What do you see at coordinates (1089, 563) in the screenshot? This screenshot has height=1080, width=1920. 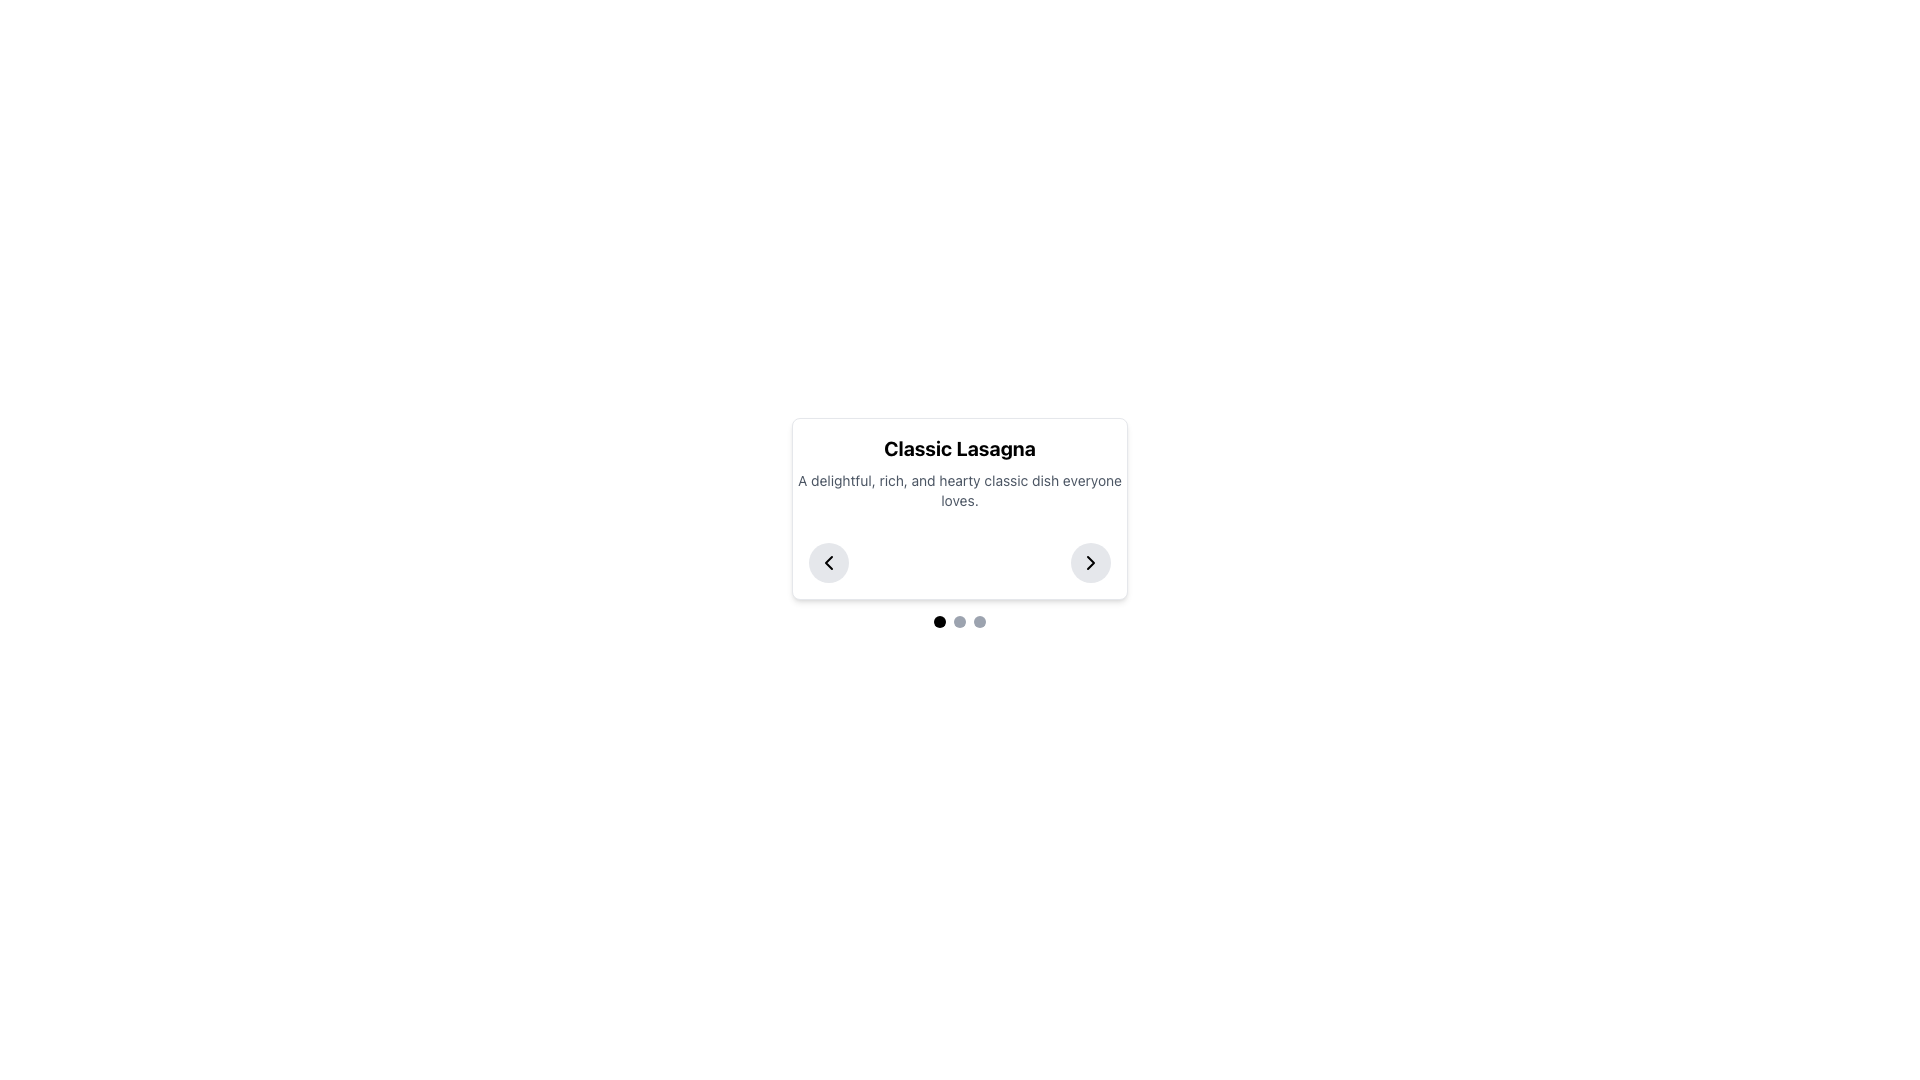 I see `the SVG Icon located at the bottom-right of the card` at bounding box center [1089, 563].